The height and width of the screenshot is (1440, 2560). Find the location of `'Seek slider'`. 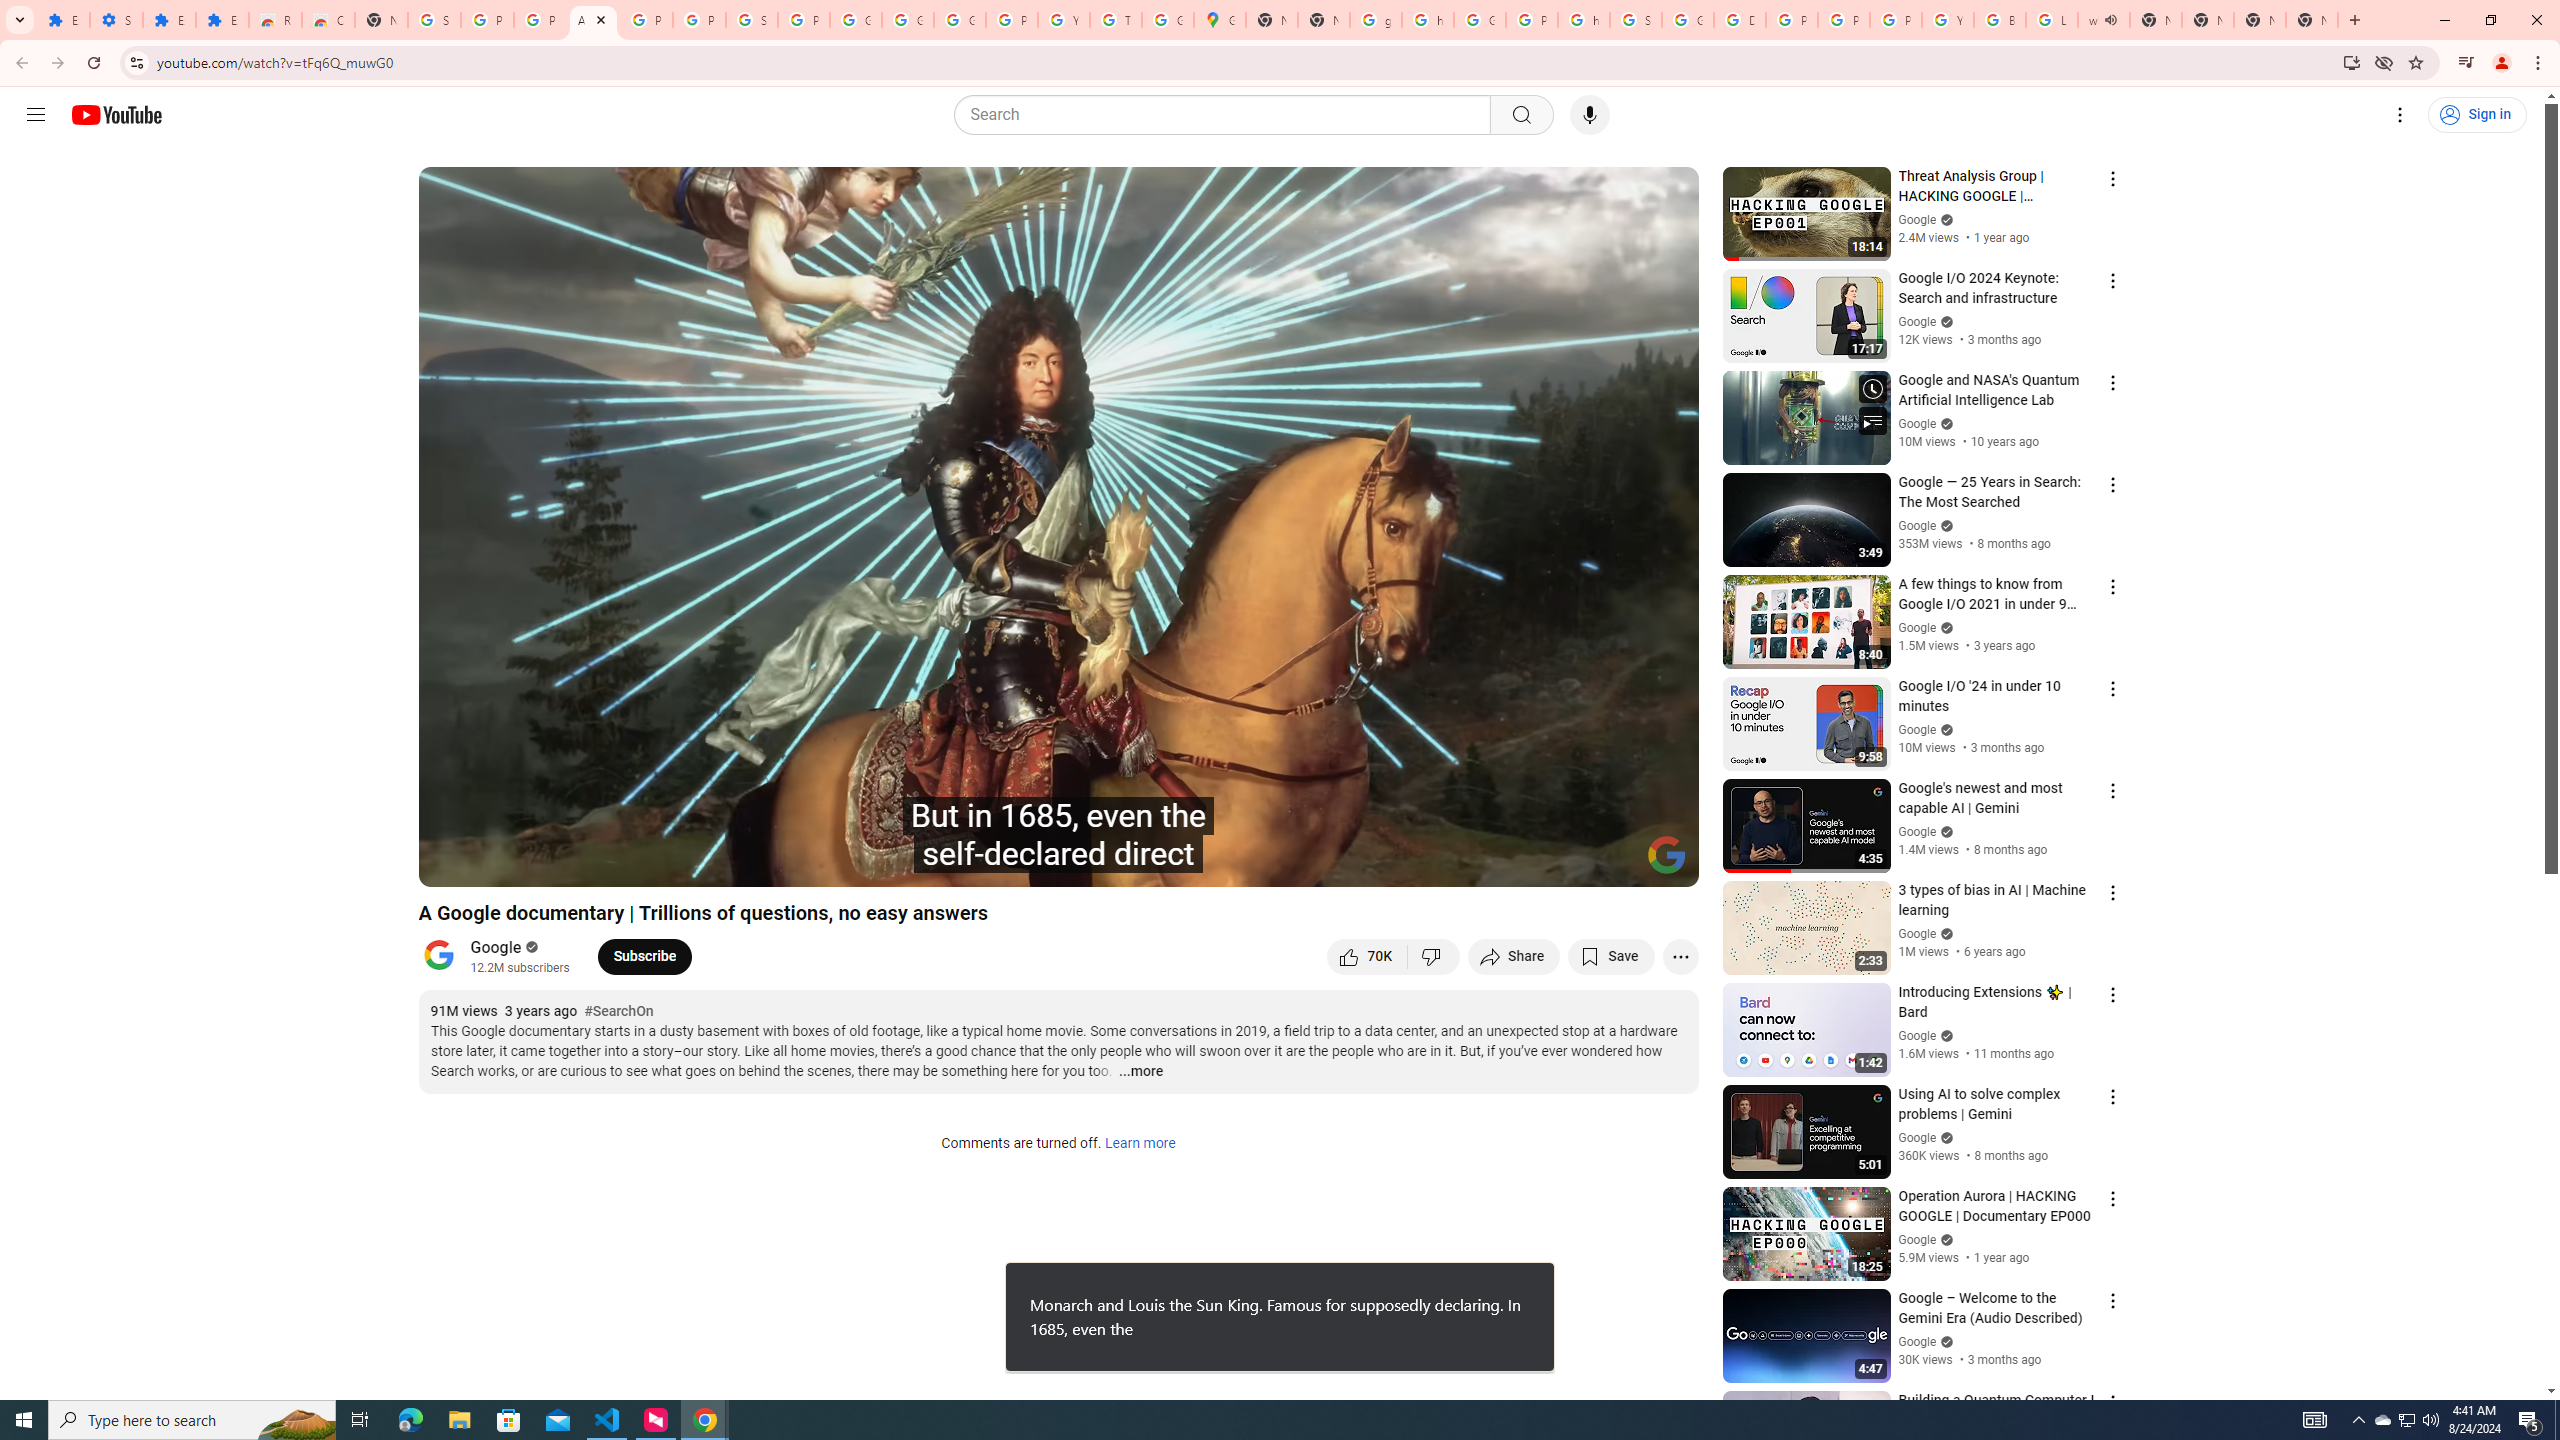

'Seek slider' is located at coordinates (1057, 836).